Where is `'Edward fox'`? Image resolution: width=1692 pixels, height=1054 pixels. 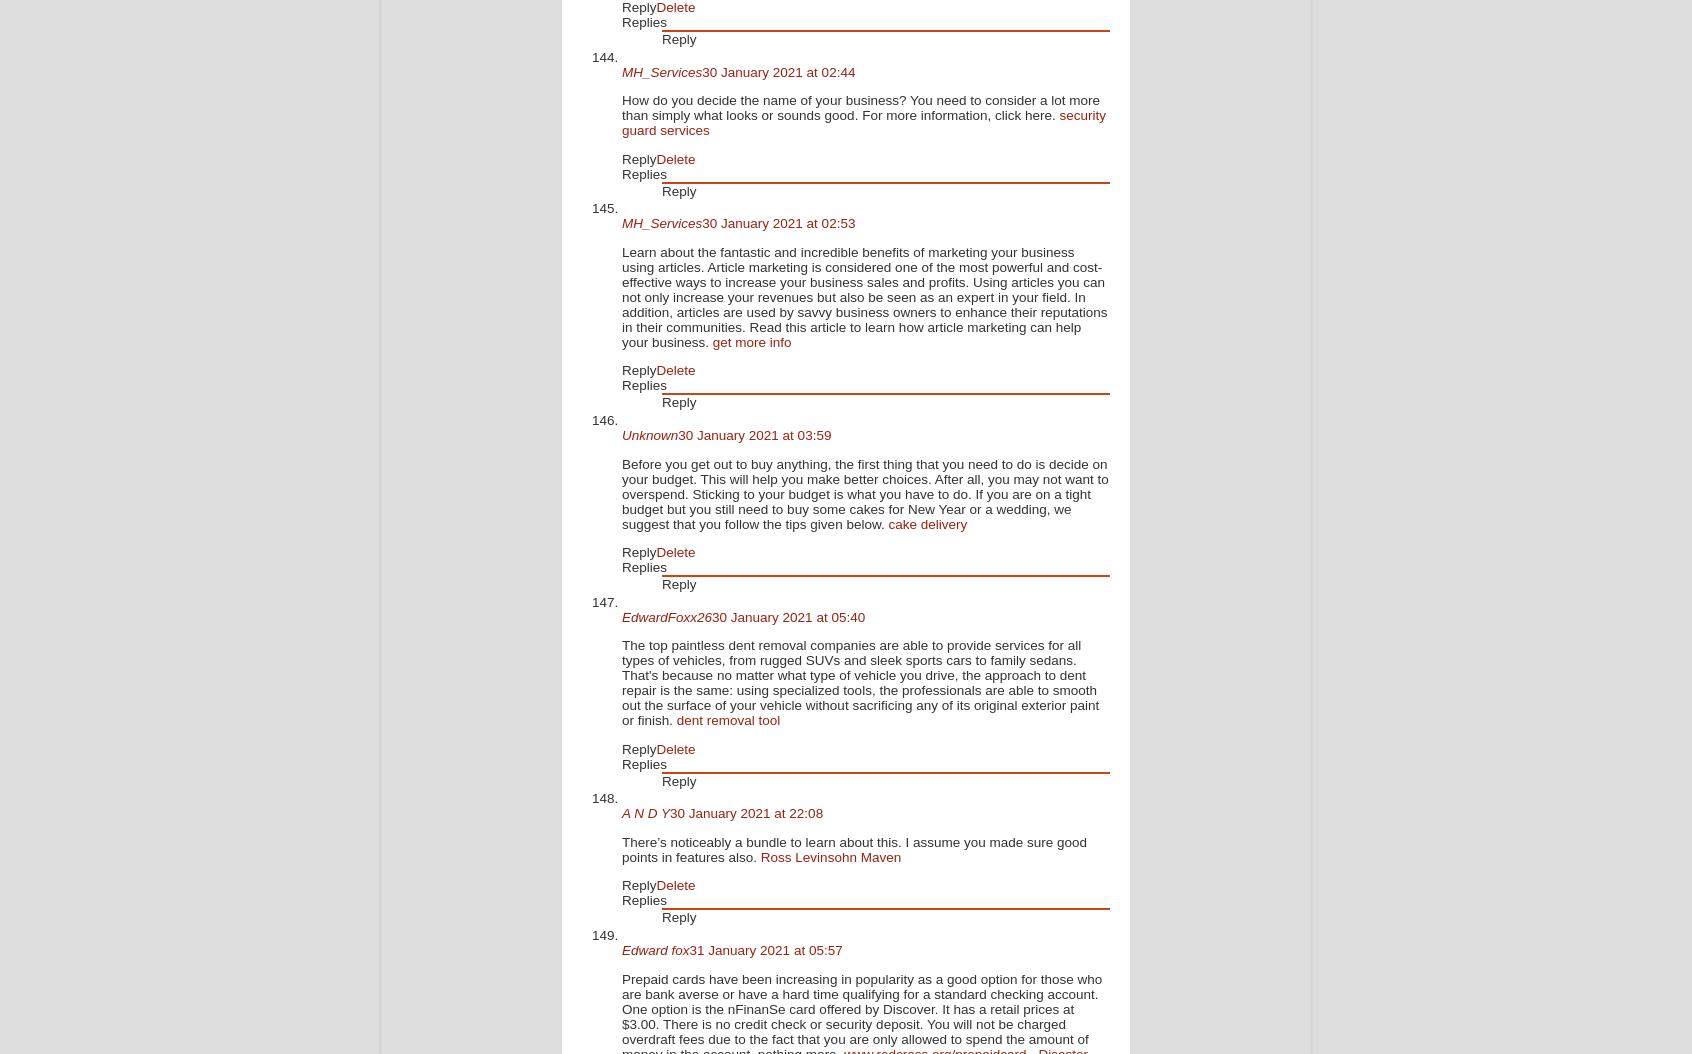
'Edward fox' is located at coordinates (655, 950).